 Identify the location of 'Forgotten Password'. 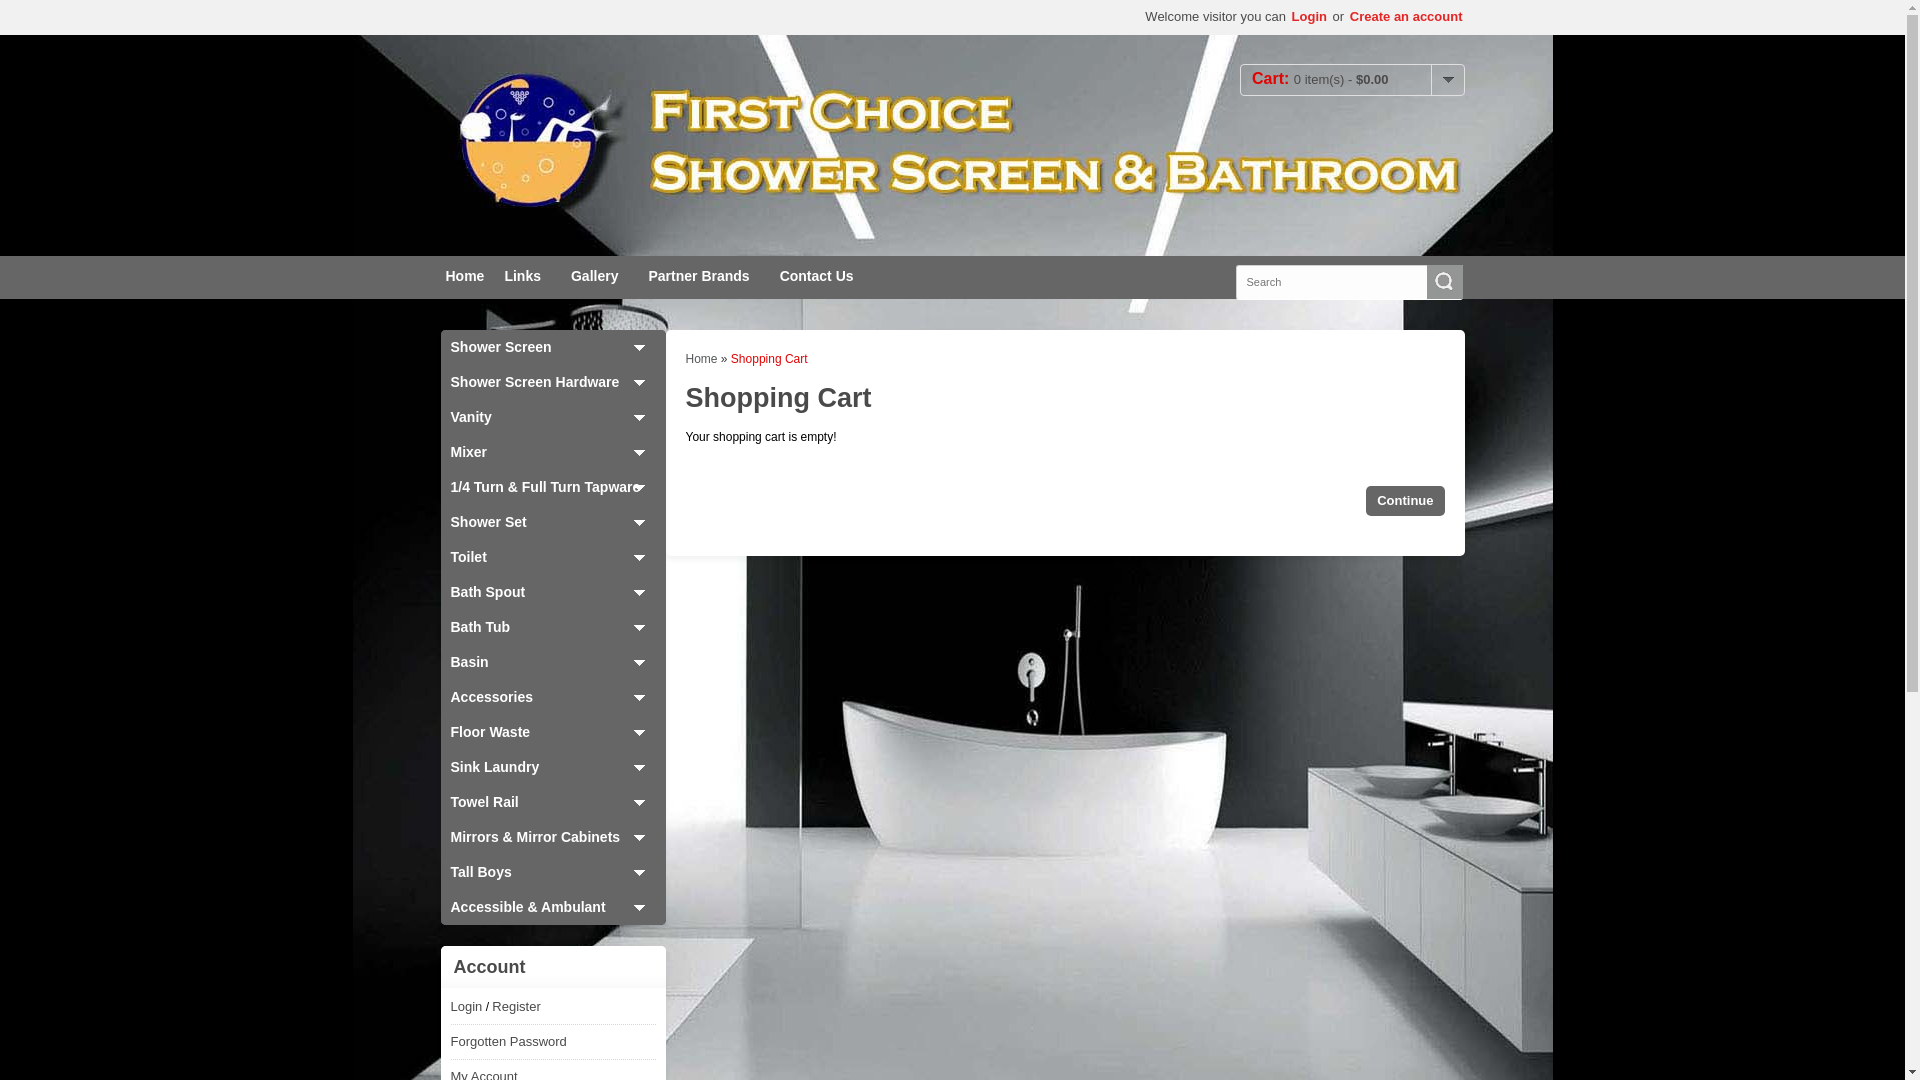
(508, 1040).